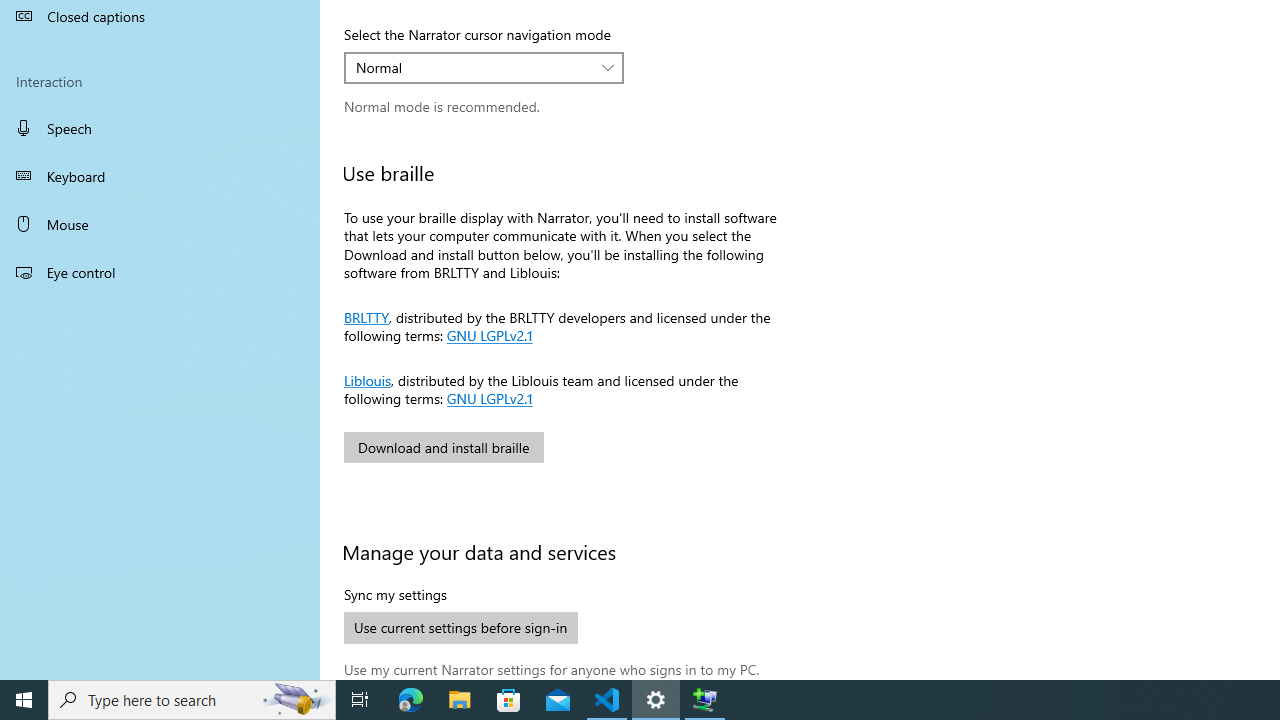 The width and height of the screenshot is (1280, 720). Describe the element at coordinates (705, 698) in the screenshot. I see `'Extensible Wizards Host Process - 1 running window'` at that location.